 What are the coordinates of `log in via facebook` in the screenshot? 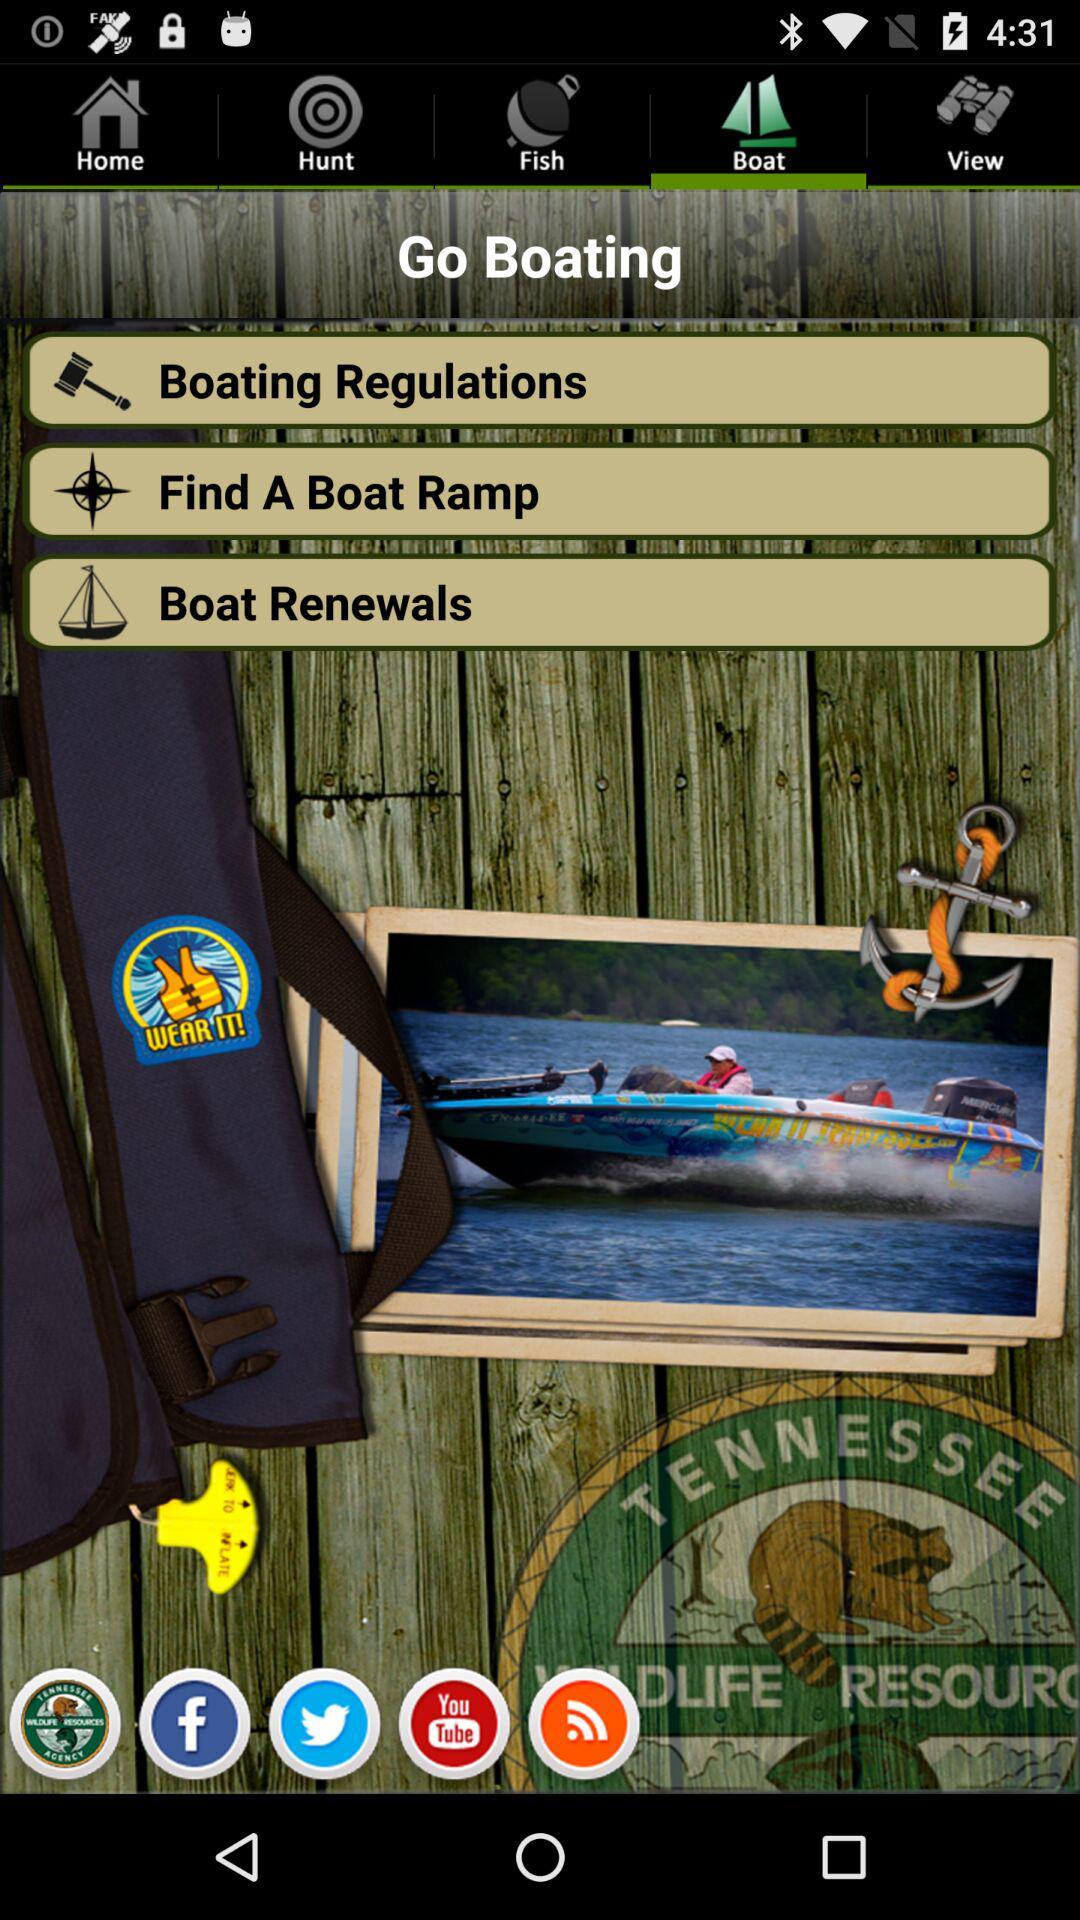 It's located at (194, 1728).